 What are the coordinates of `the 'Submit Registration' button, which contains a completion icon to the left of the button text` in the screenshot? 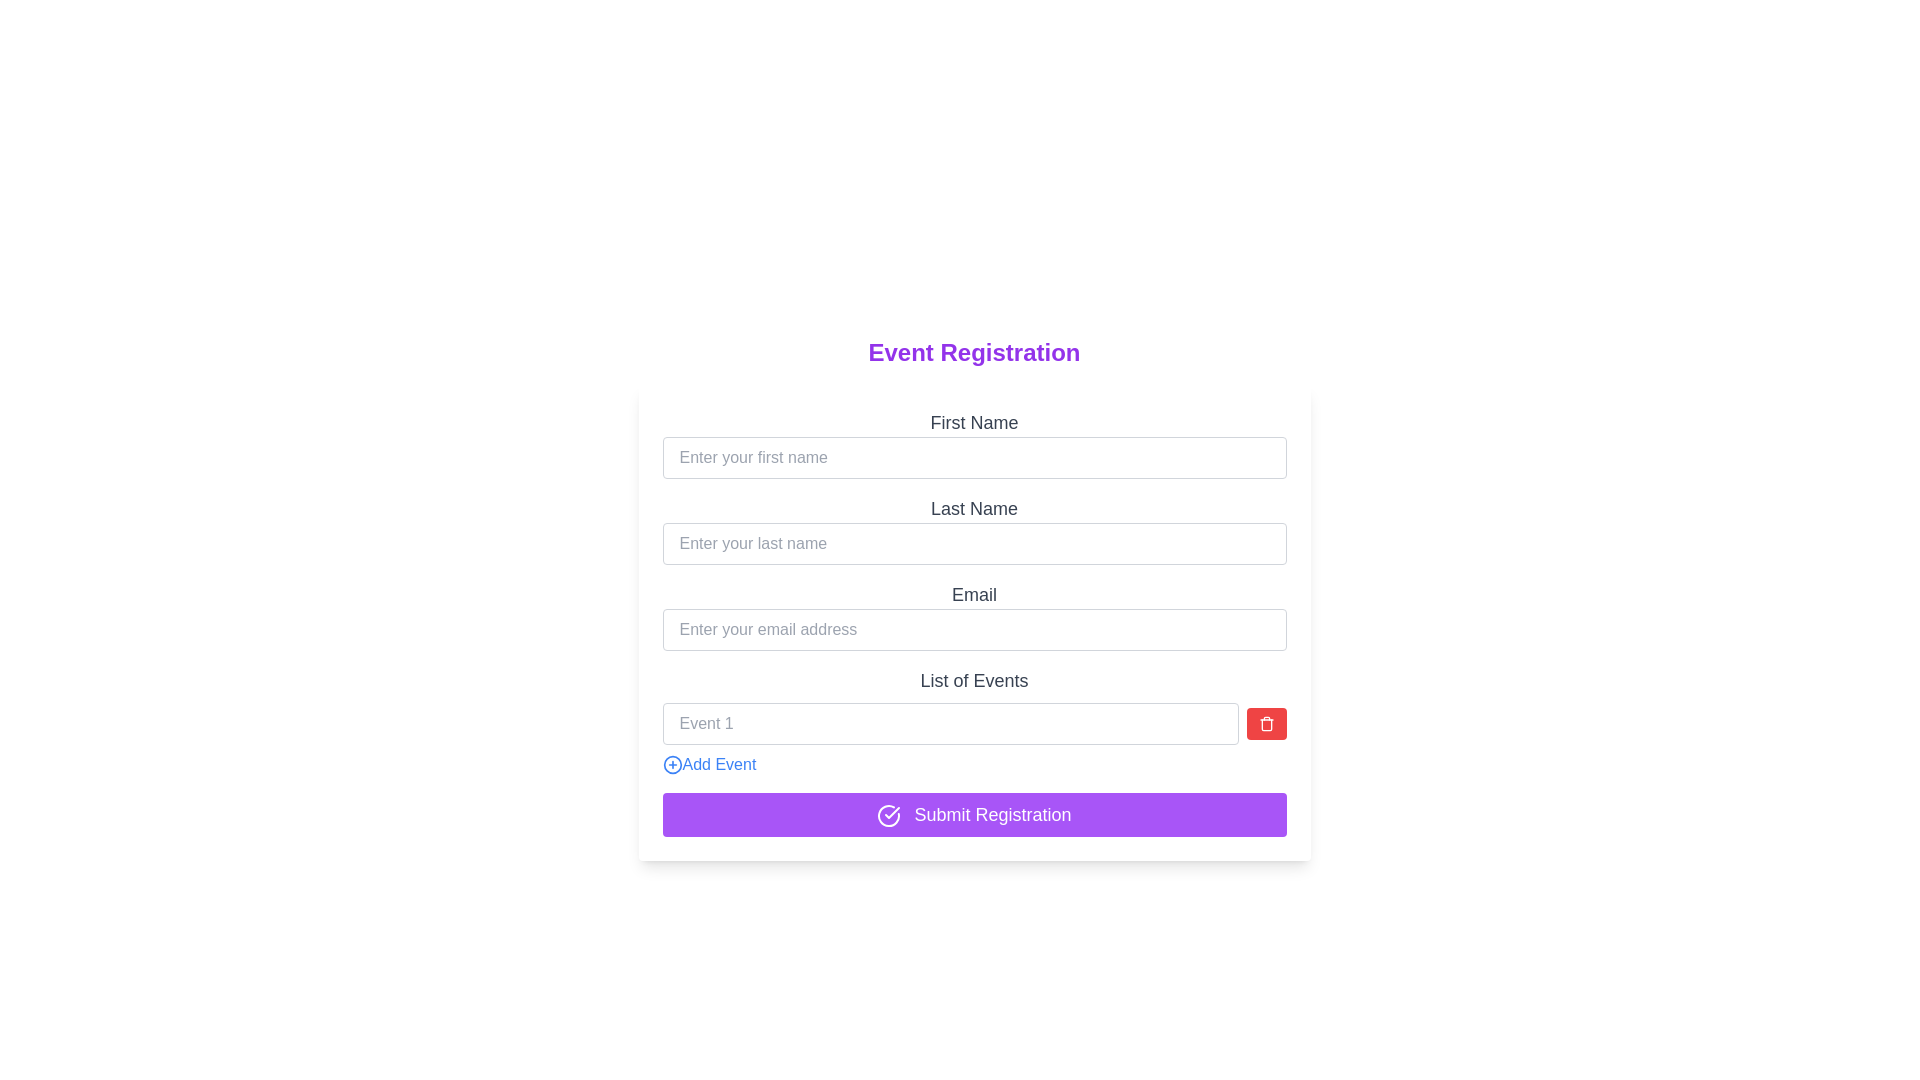 It's located at (887, 816).